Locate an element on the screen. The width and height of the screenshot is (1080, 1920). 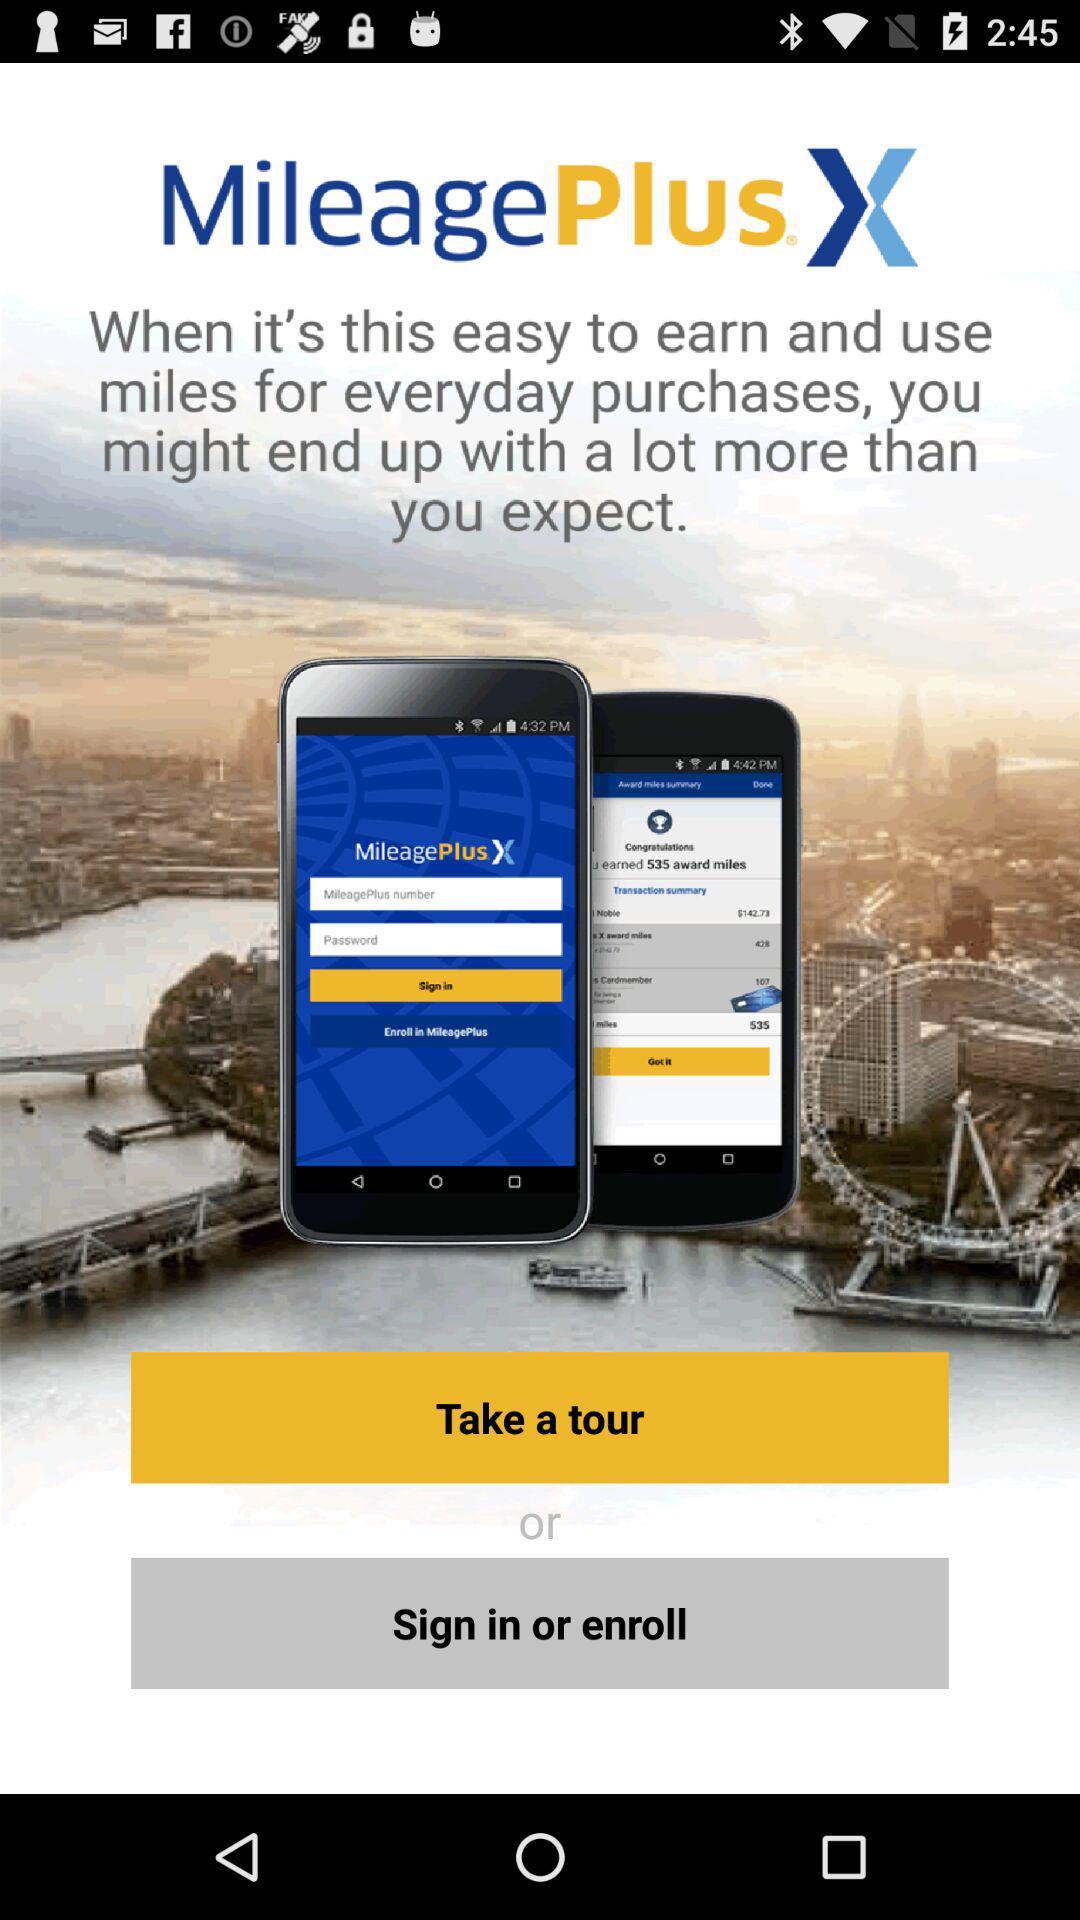
the sign in or icon is located at coordinates (540, 1623).